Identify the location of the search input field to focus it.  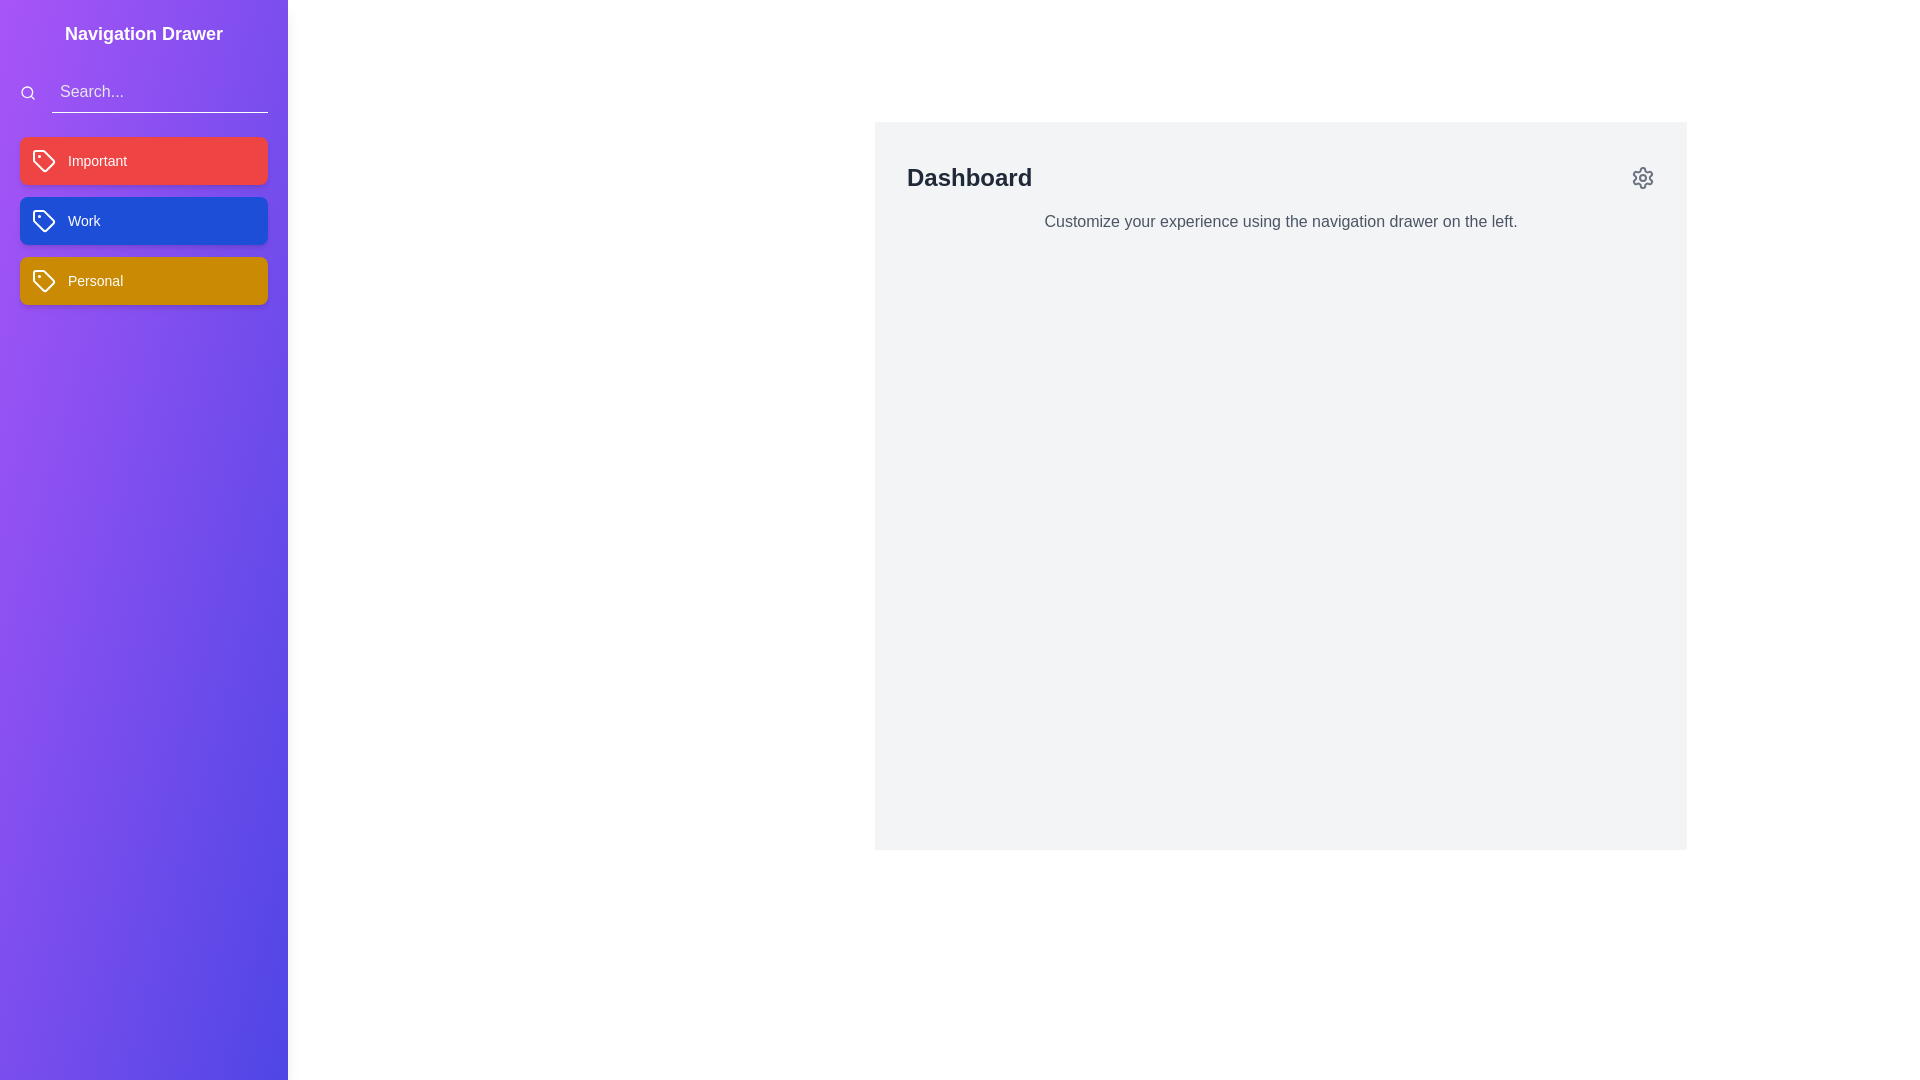
(158, 92).